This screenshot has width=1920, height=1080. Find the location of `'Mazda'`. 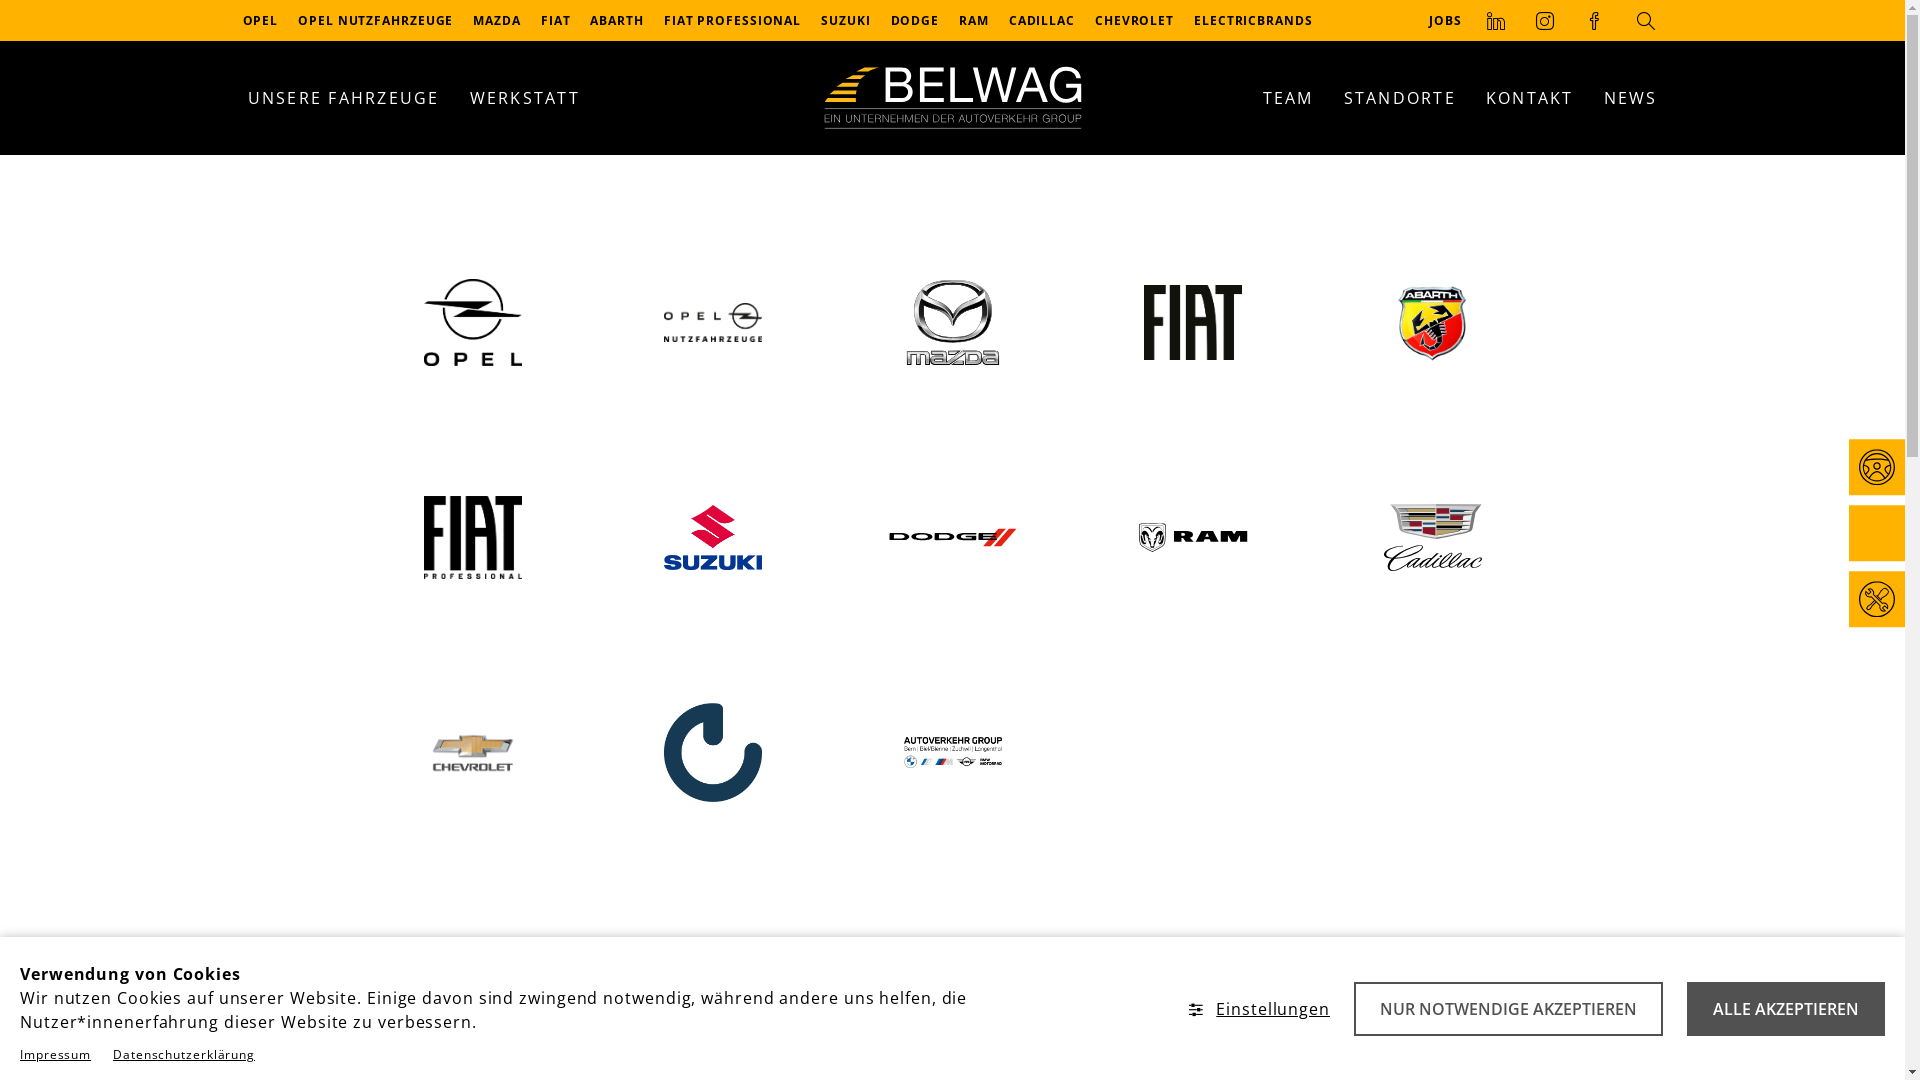

'Mazda' is located at coordinates (952, 320).